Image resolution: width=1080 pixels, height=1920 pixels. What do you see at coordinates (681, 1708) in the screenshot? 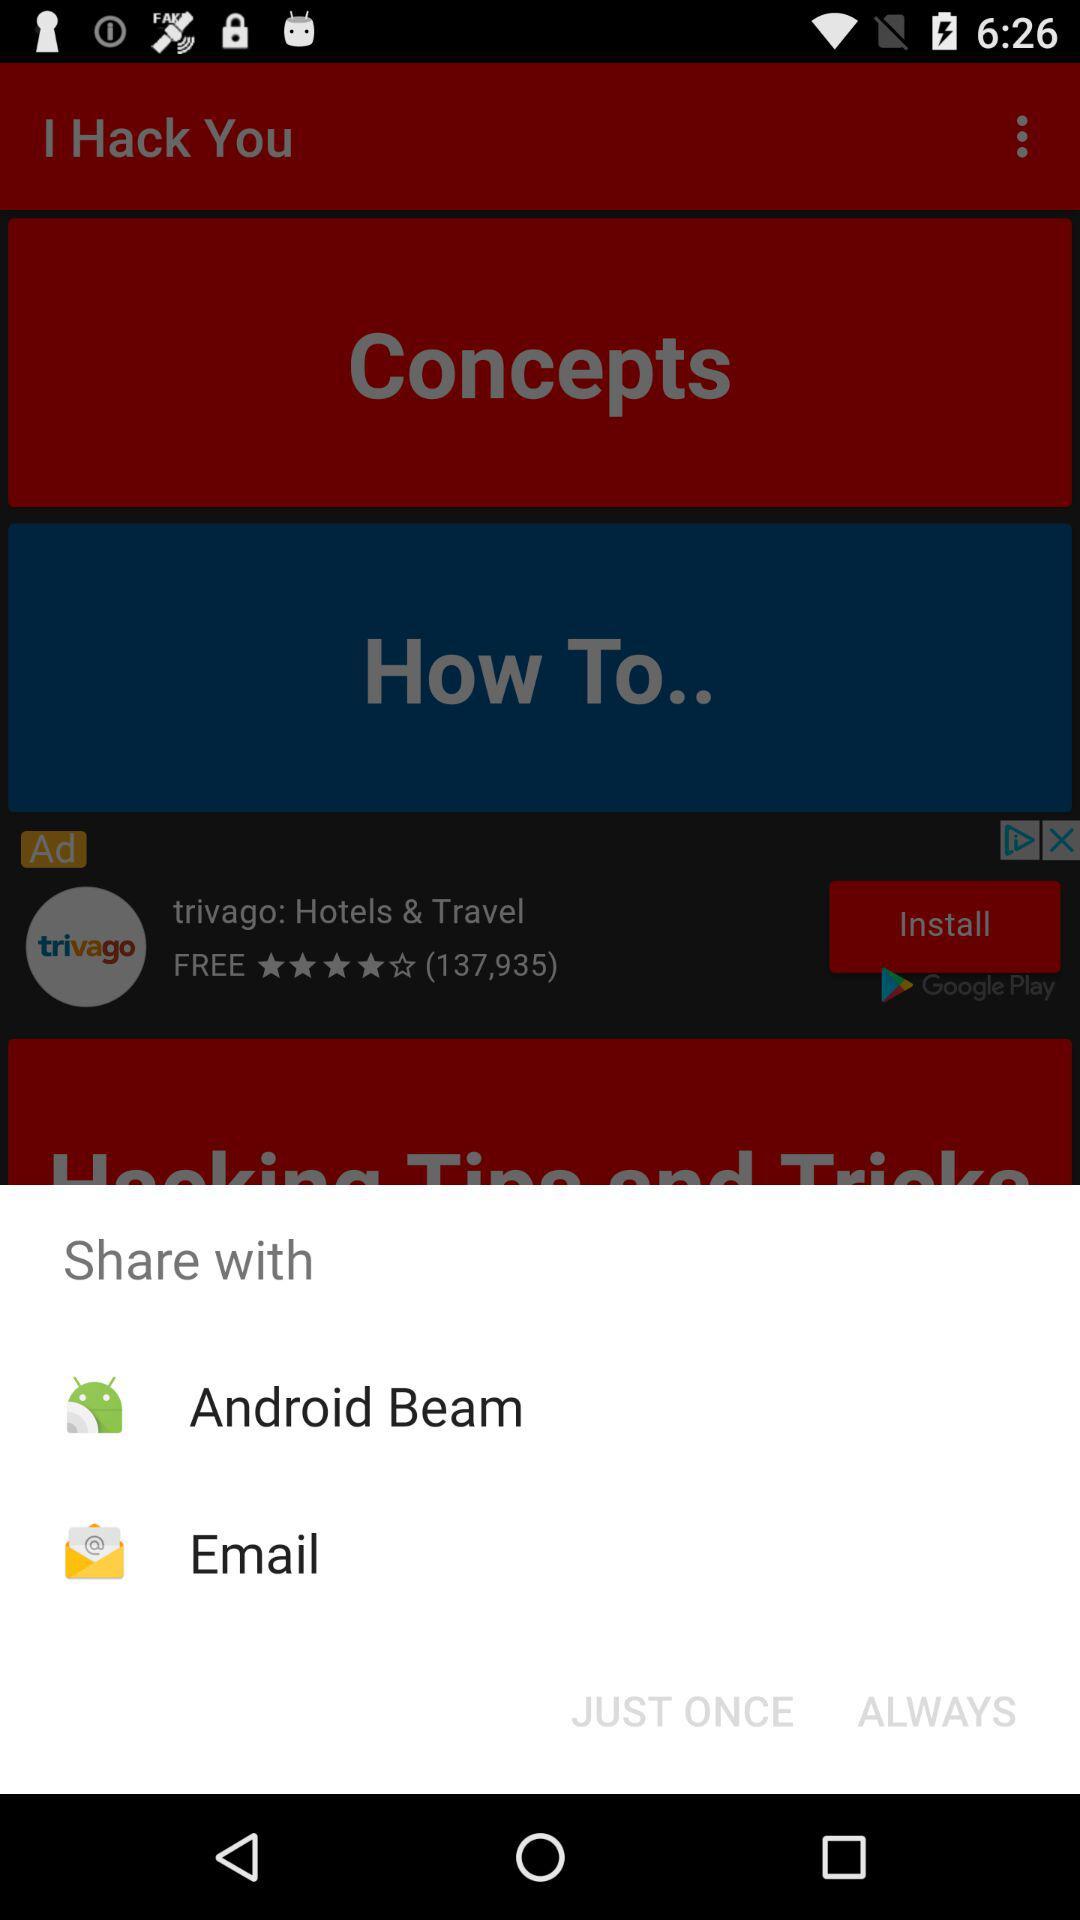
I see `the button to the left of the always button` at bounding box center [681, 1708].